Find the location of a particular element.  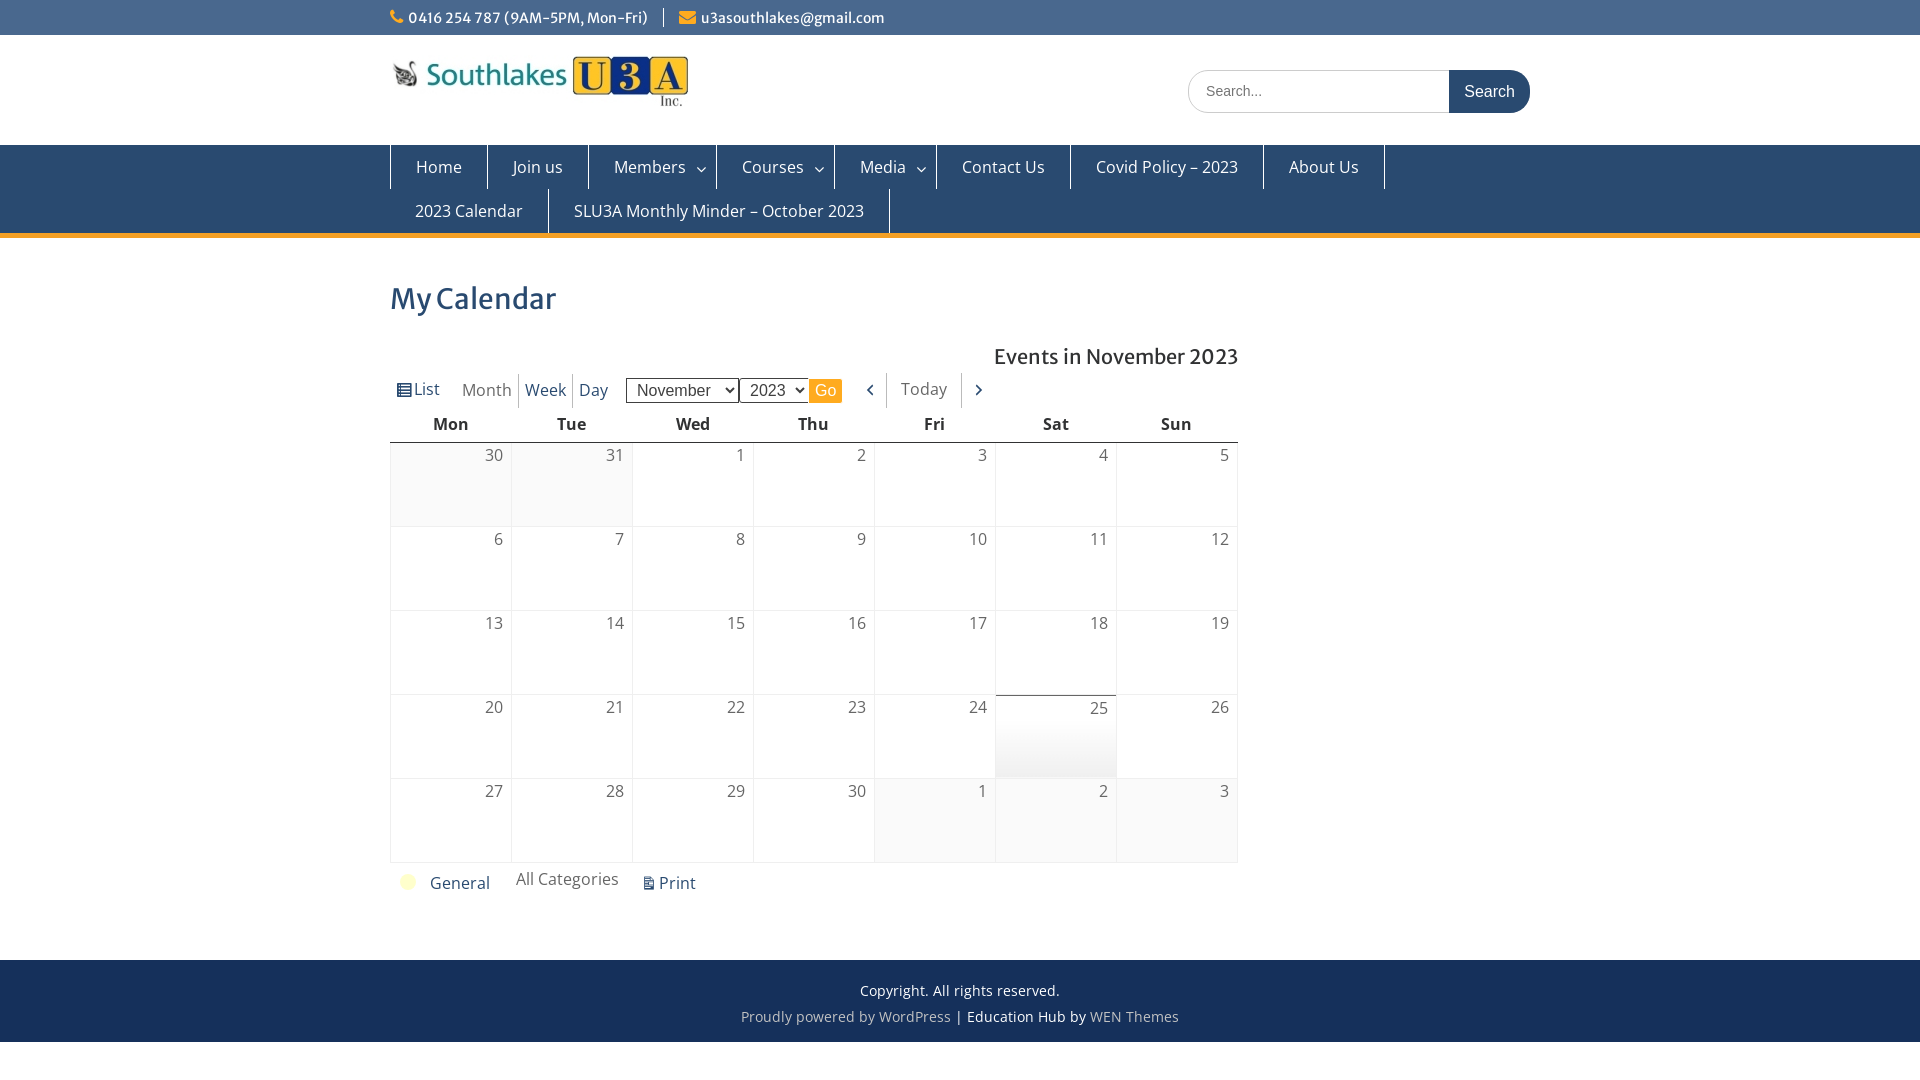

'View as is located at coordinates (416, 390).